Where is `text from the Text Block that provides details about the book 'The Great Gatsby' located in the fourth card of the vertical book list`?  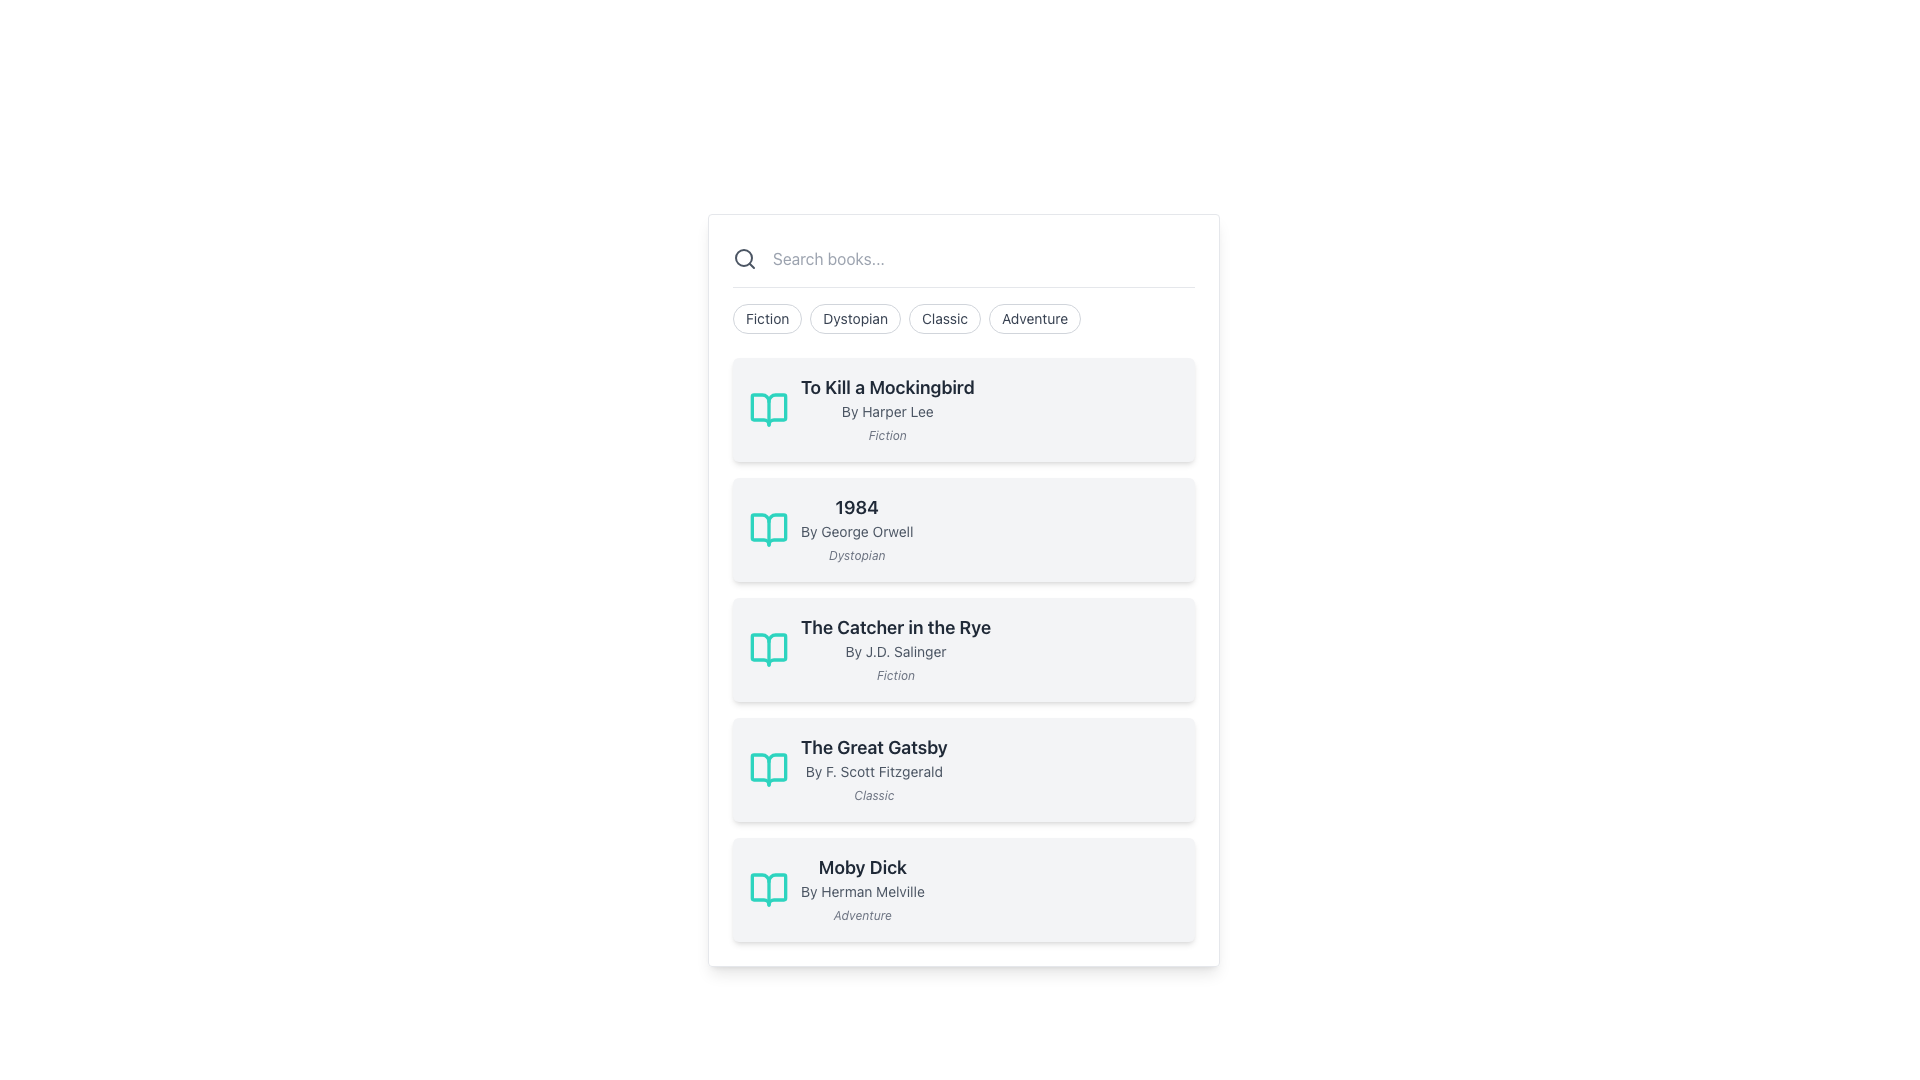 text from the Text Block that provides details about the book 'The Great Gatsby' located in the fourth card of the vertical book list is located at coordinates (874, 769).